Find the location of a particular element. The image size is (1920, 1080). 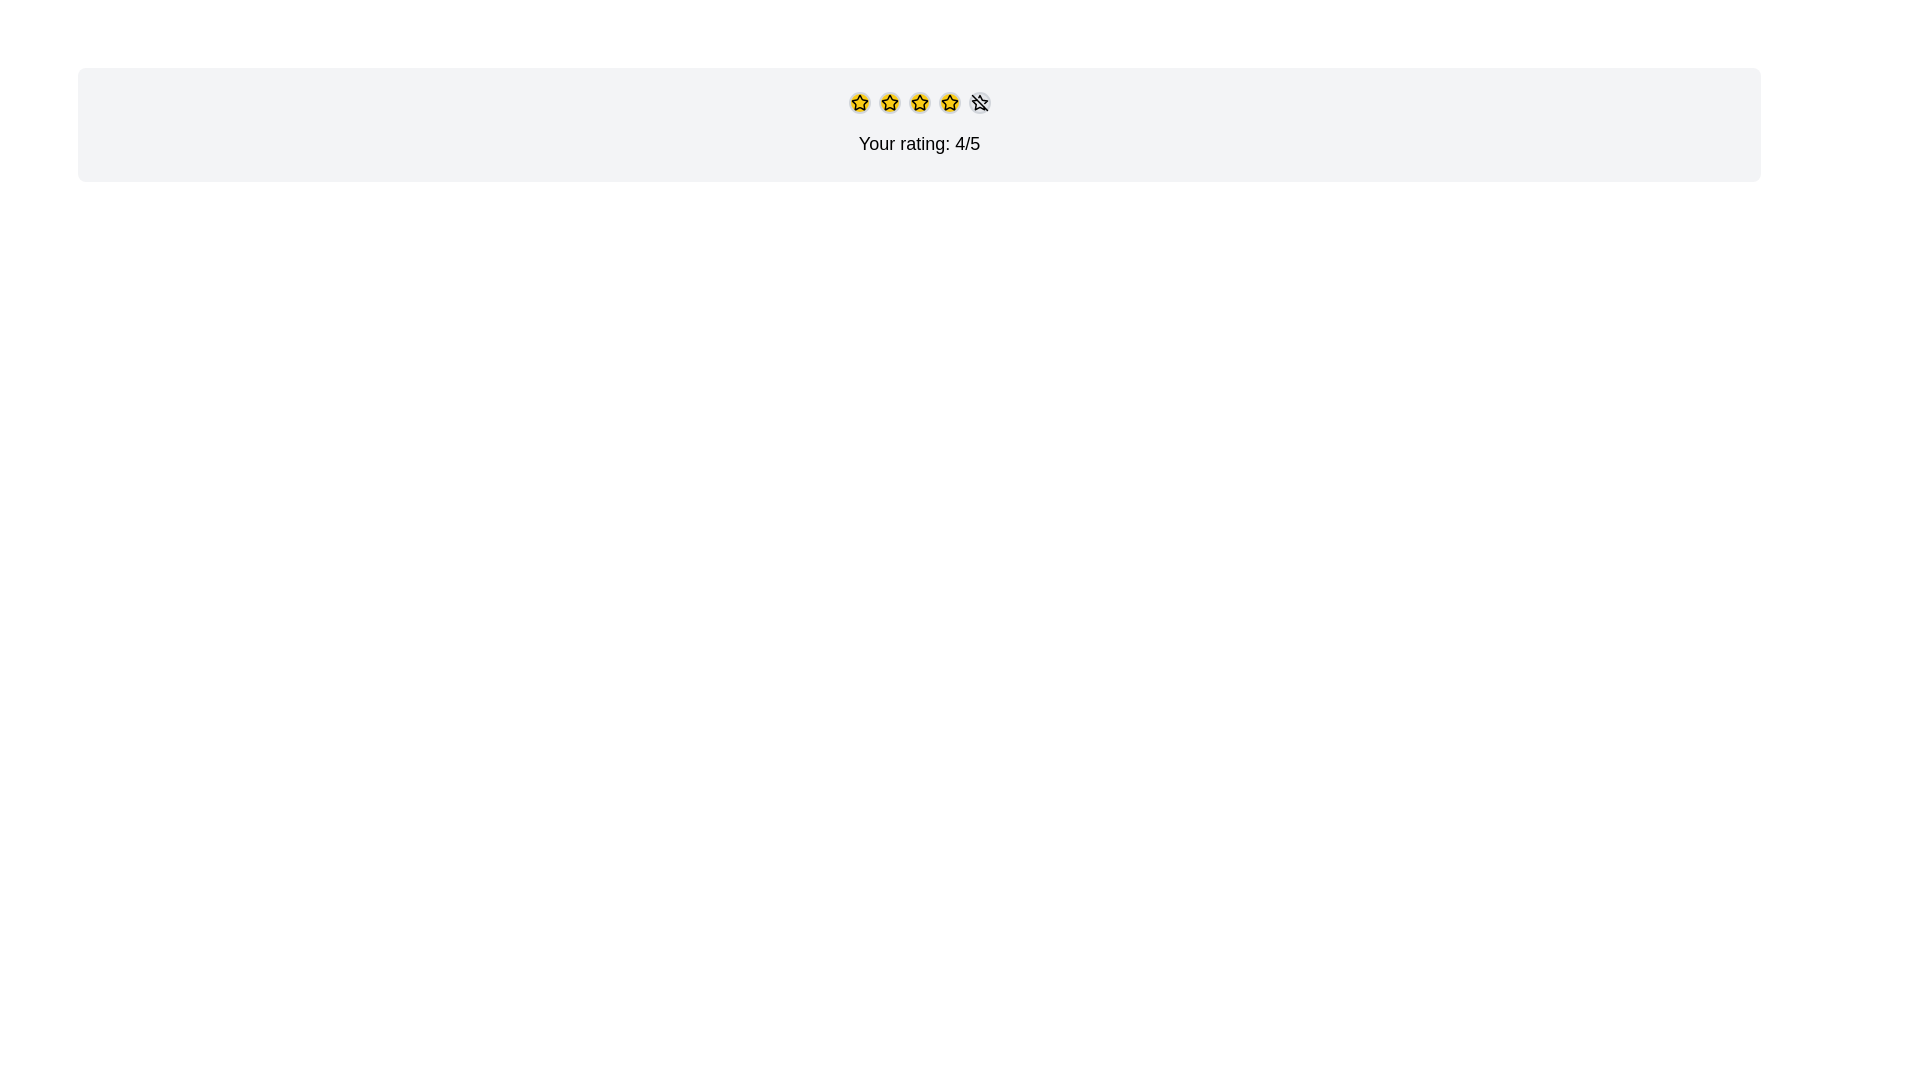

the fifth star icon in the rating system is located at coordinates (979, 103).